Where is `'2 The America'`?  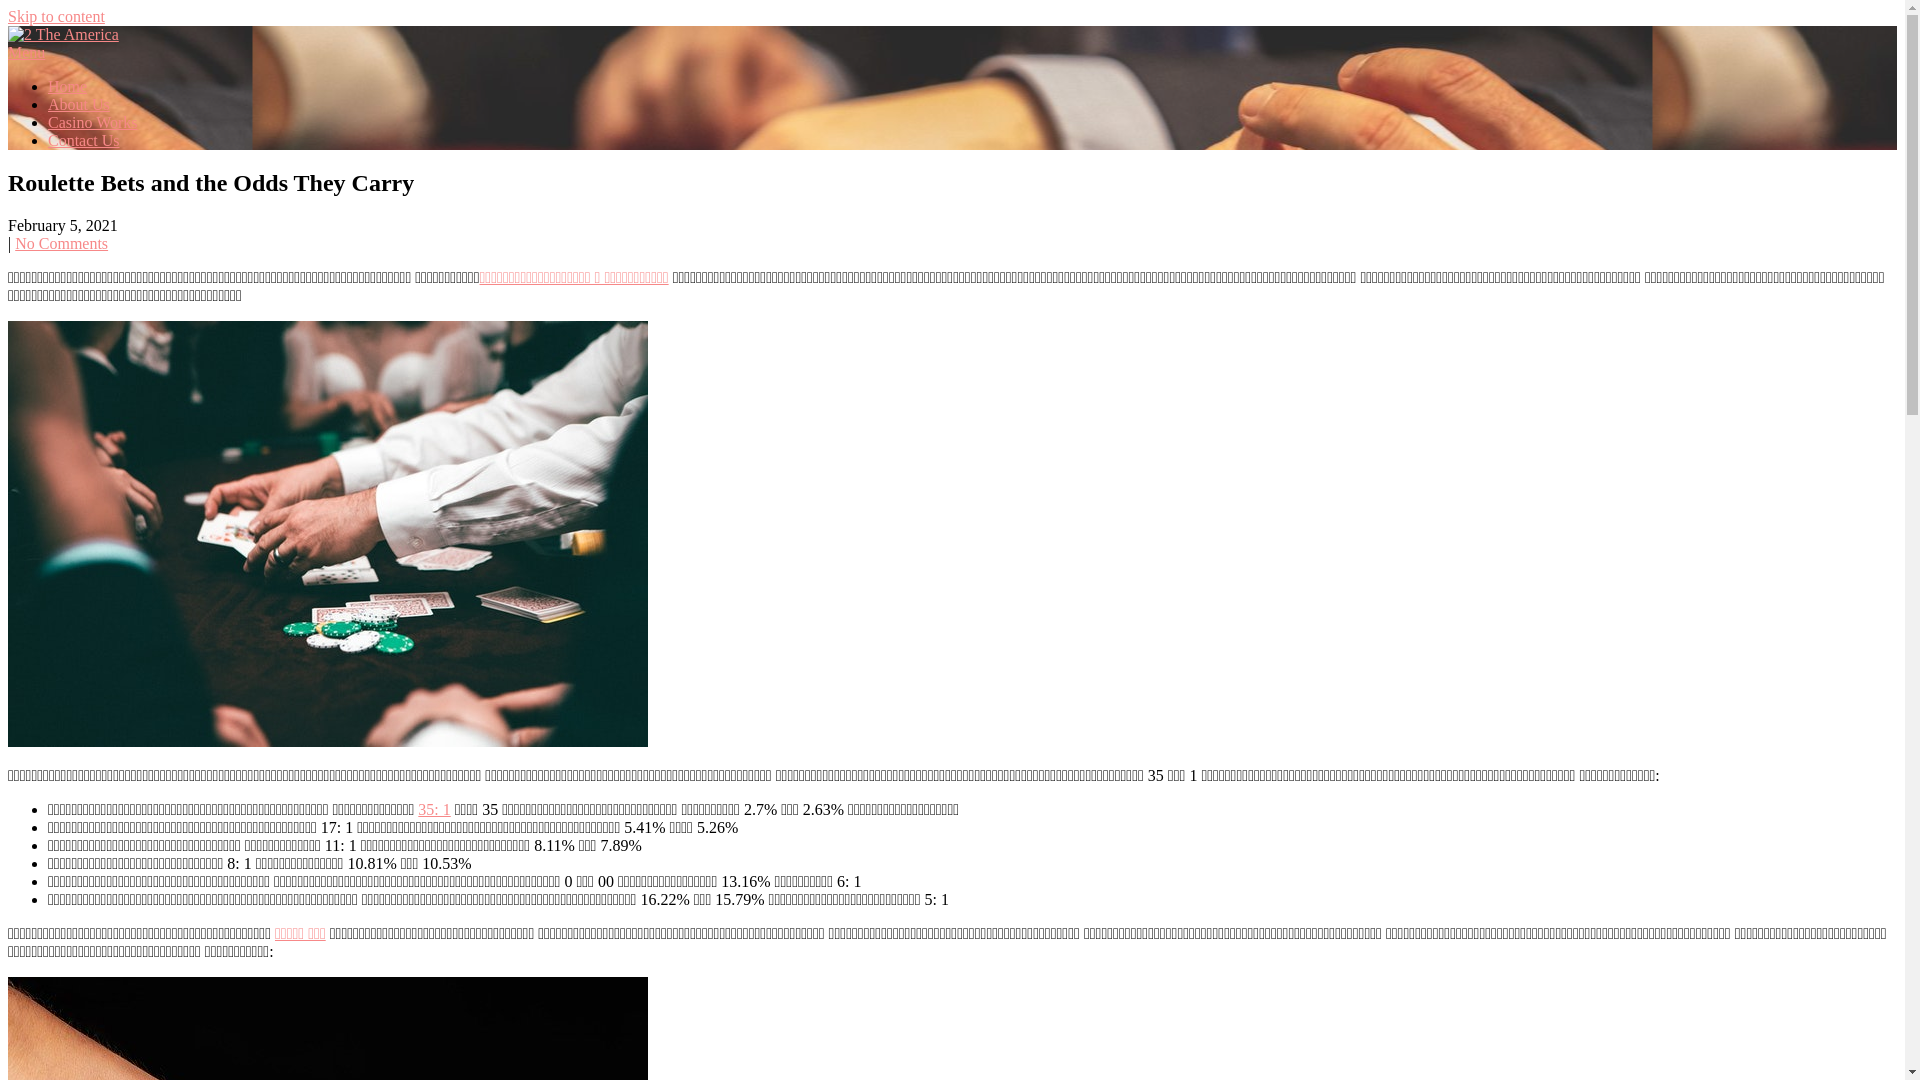
'2 The America' is located at coordinates (107, 82).